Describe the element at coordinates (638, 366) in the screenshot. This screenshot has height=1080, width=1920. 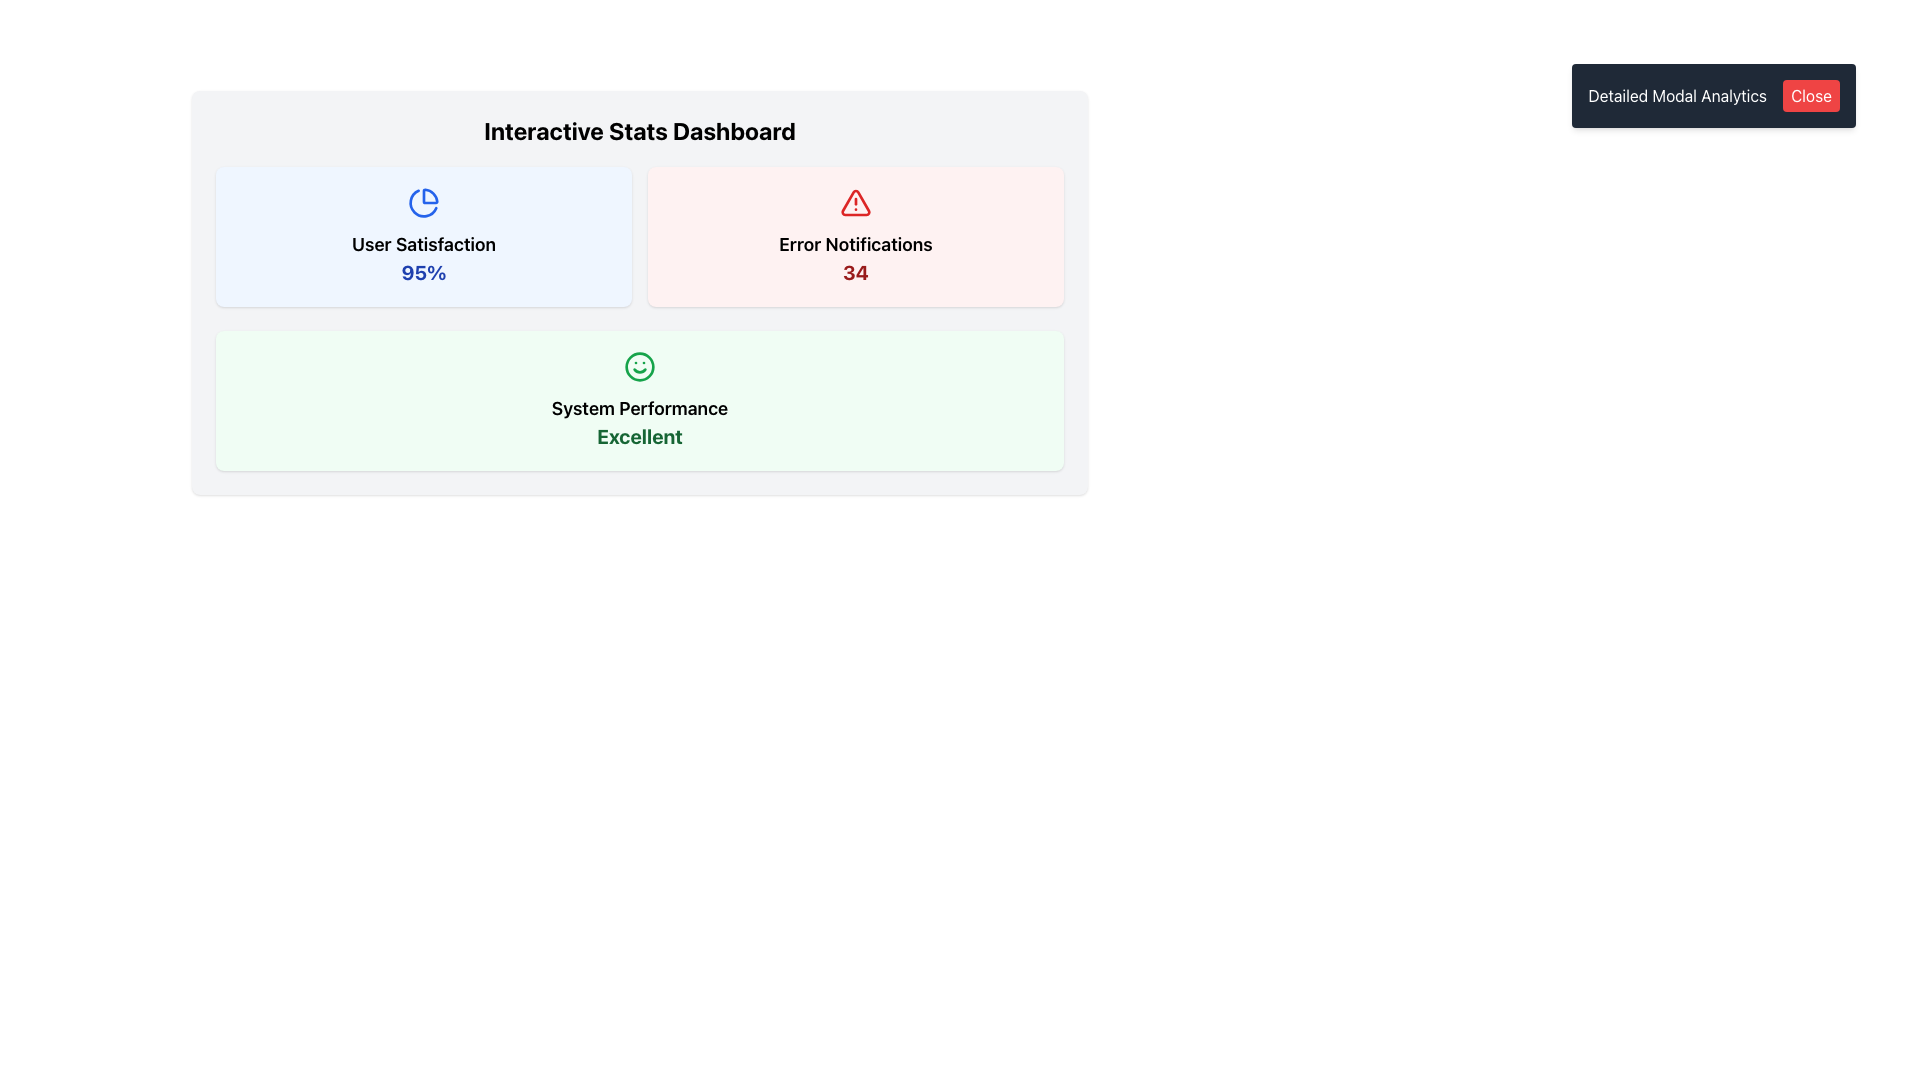
I see `the decorative icon indicating positive performance, which is centrally positioned above the text 'System Performance Excellent' in the green-highlighted section of the interface` at that location.